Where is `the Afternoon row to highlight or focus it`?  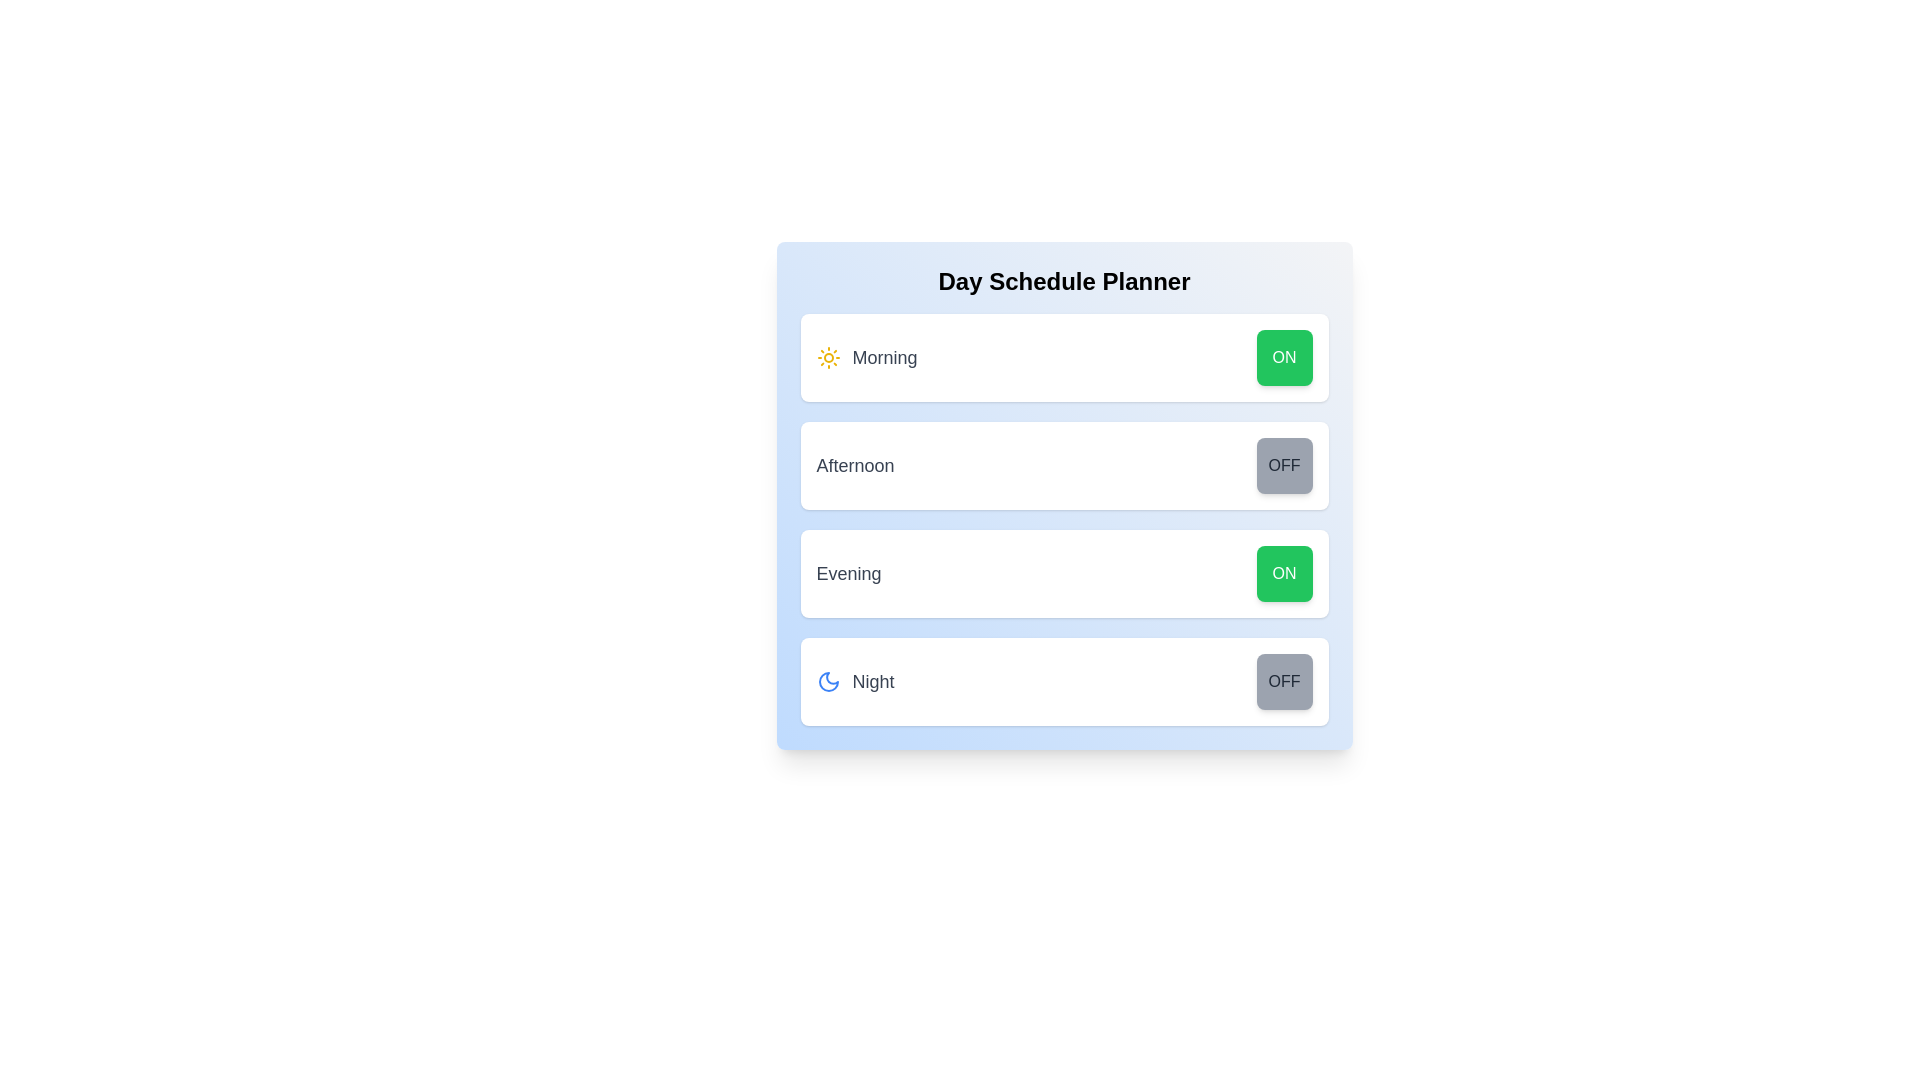
the Afternoon row to highlight or focus it is located at coordinates (1063, 466).